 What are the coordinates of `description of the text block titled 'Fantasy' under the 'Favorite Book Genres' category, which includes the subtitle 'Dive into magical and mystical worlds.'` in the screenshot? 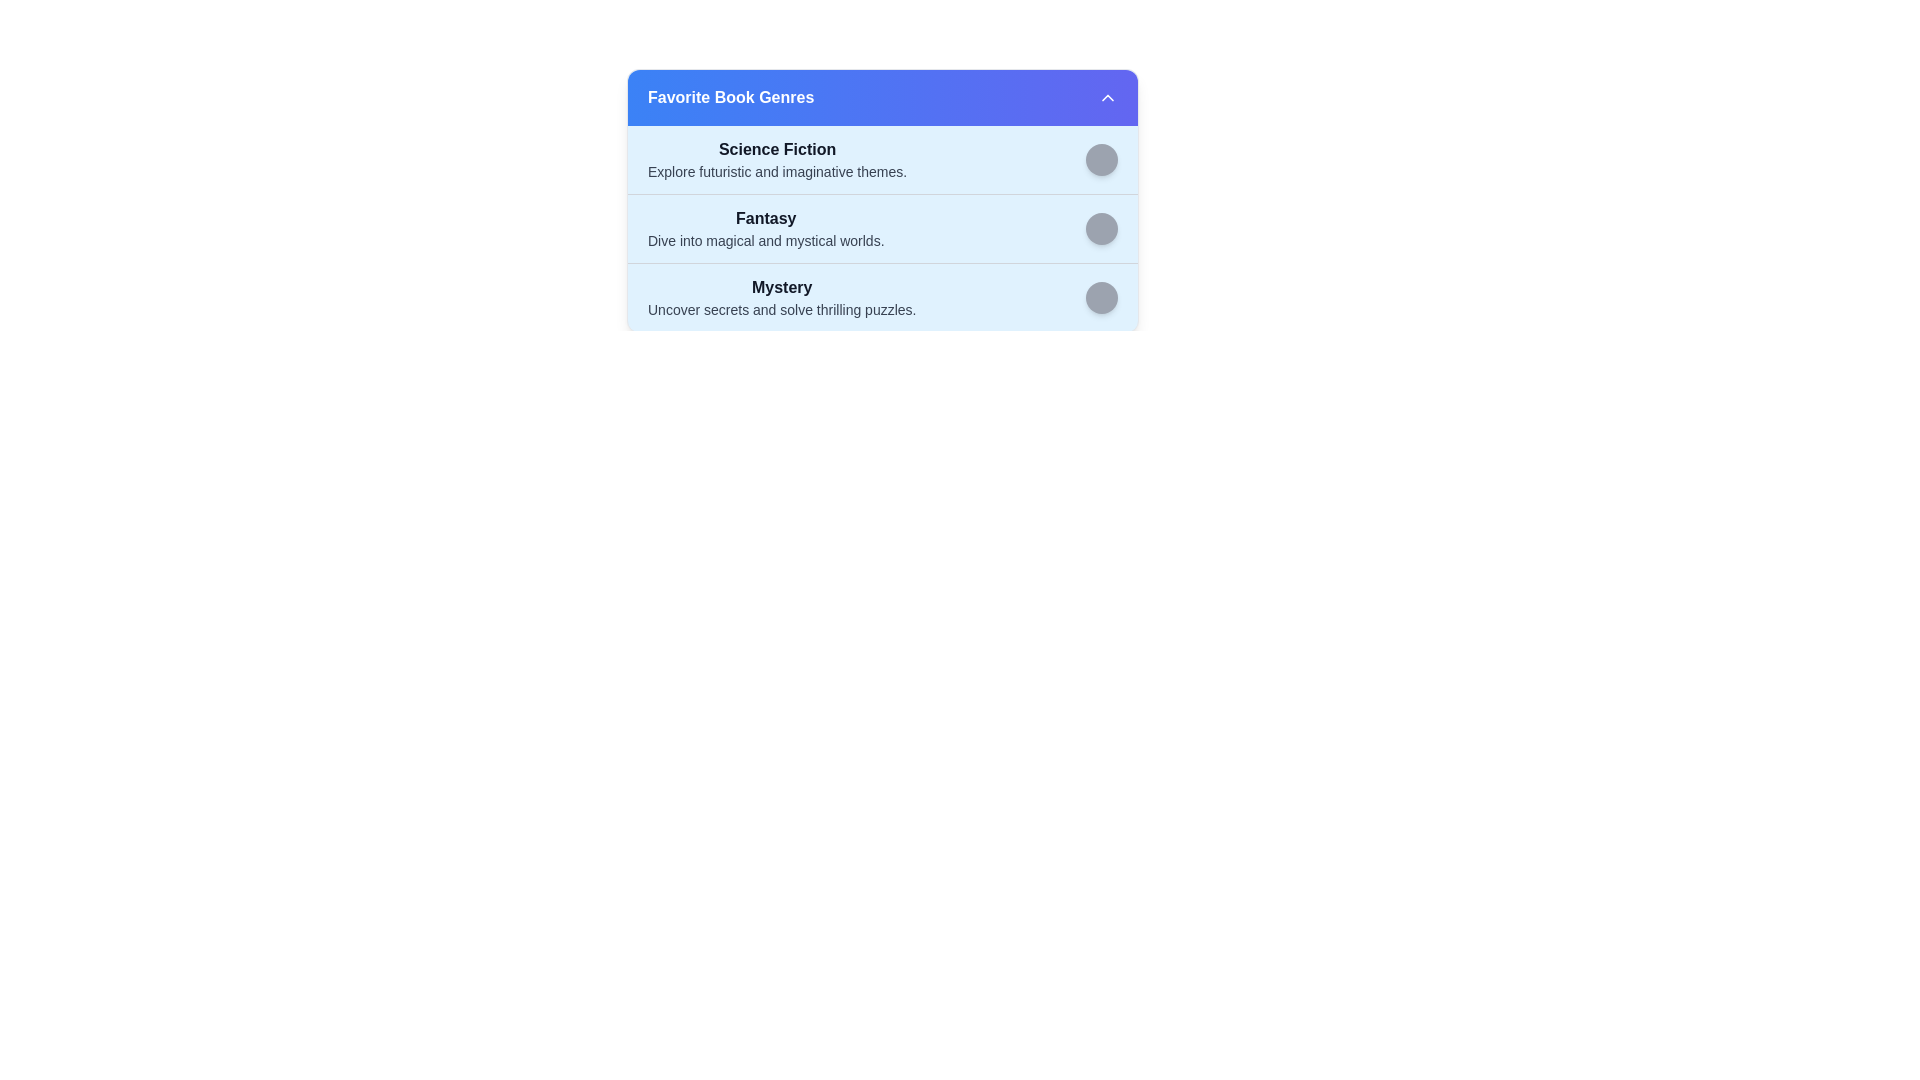 It's located at (765, 227).